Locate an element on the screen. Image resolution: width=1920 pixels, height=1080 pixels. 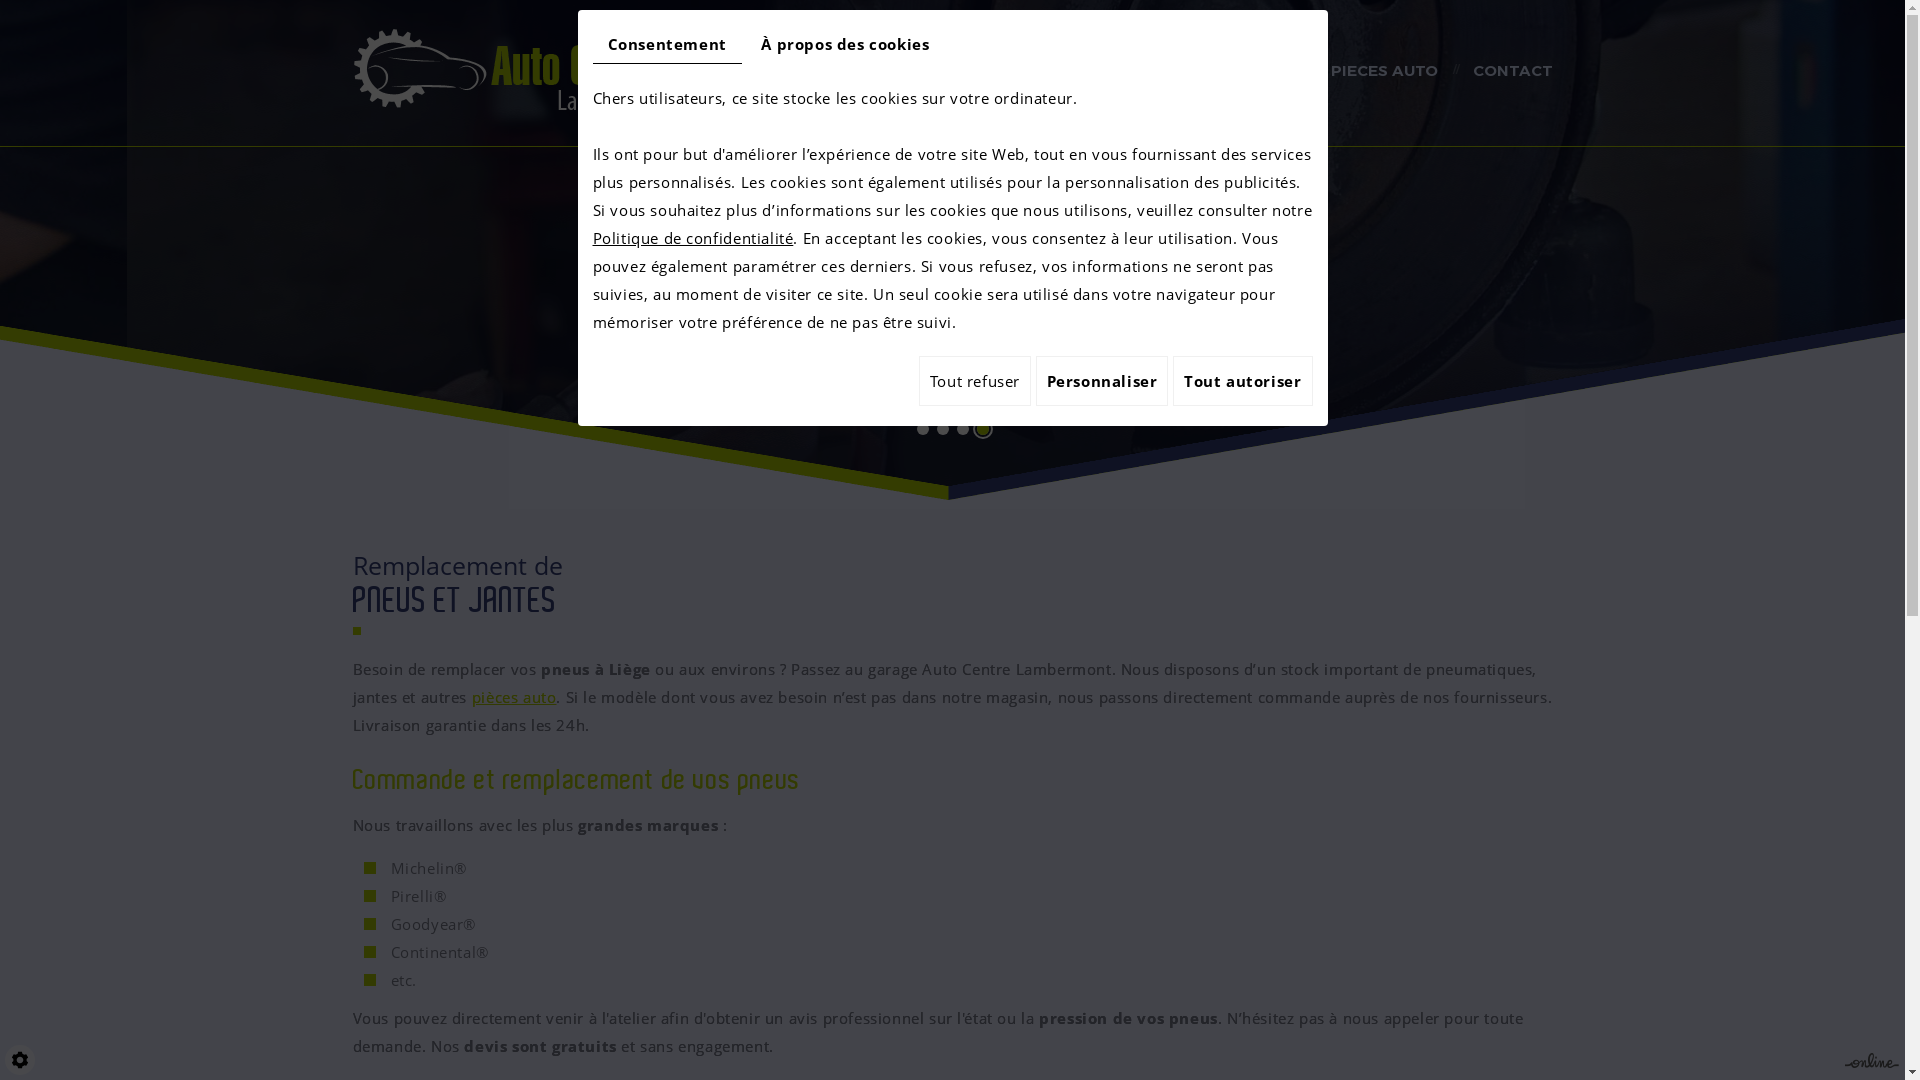
'Personnaliser' is located at coordinates (1101, 381).